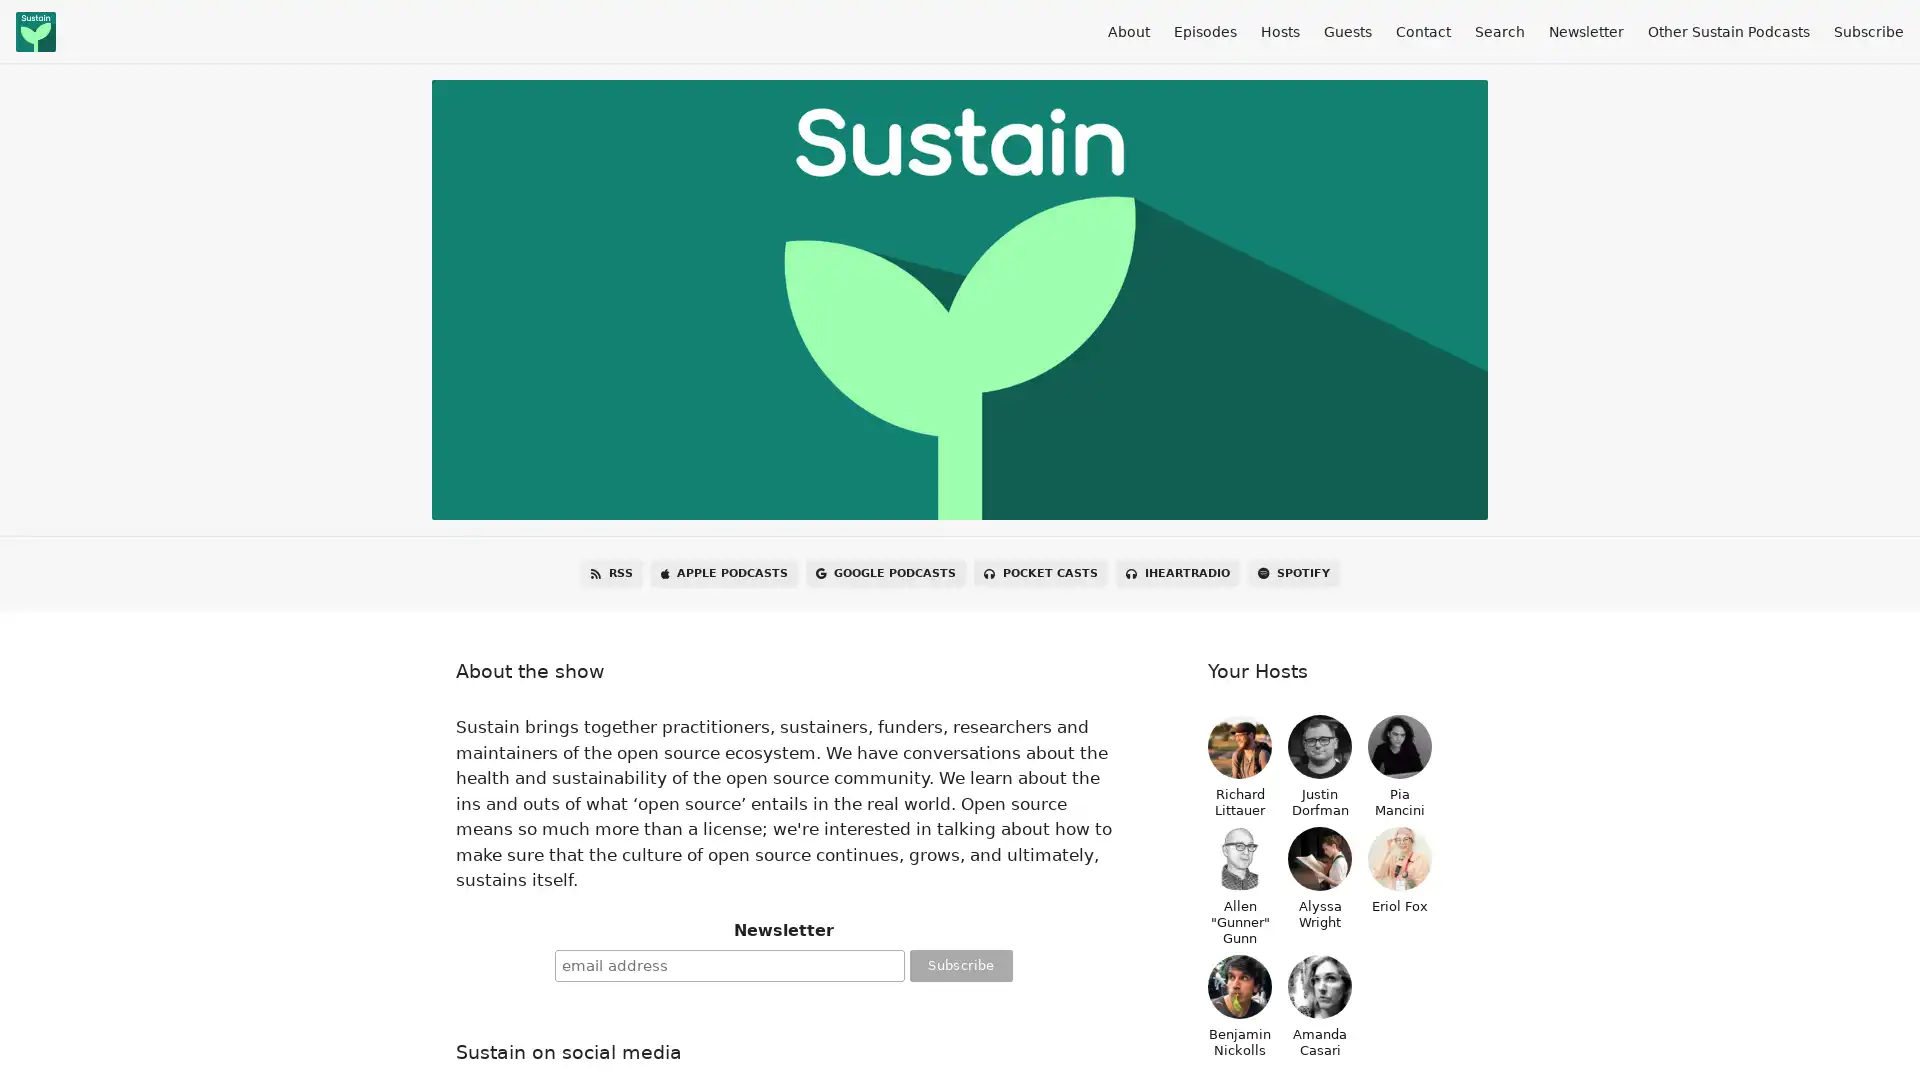 The image size is (1920, 1080). Describe the element at coordinates (960, 963) in the screenshot. I see `Subscribe` at that location.